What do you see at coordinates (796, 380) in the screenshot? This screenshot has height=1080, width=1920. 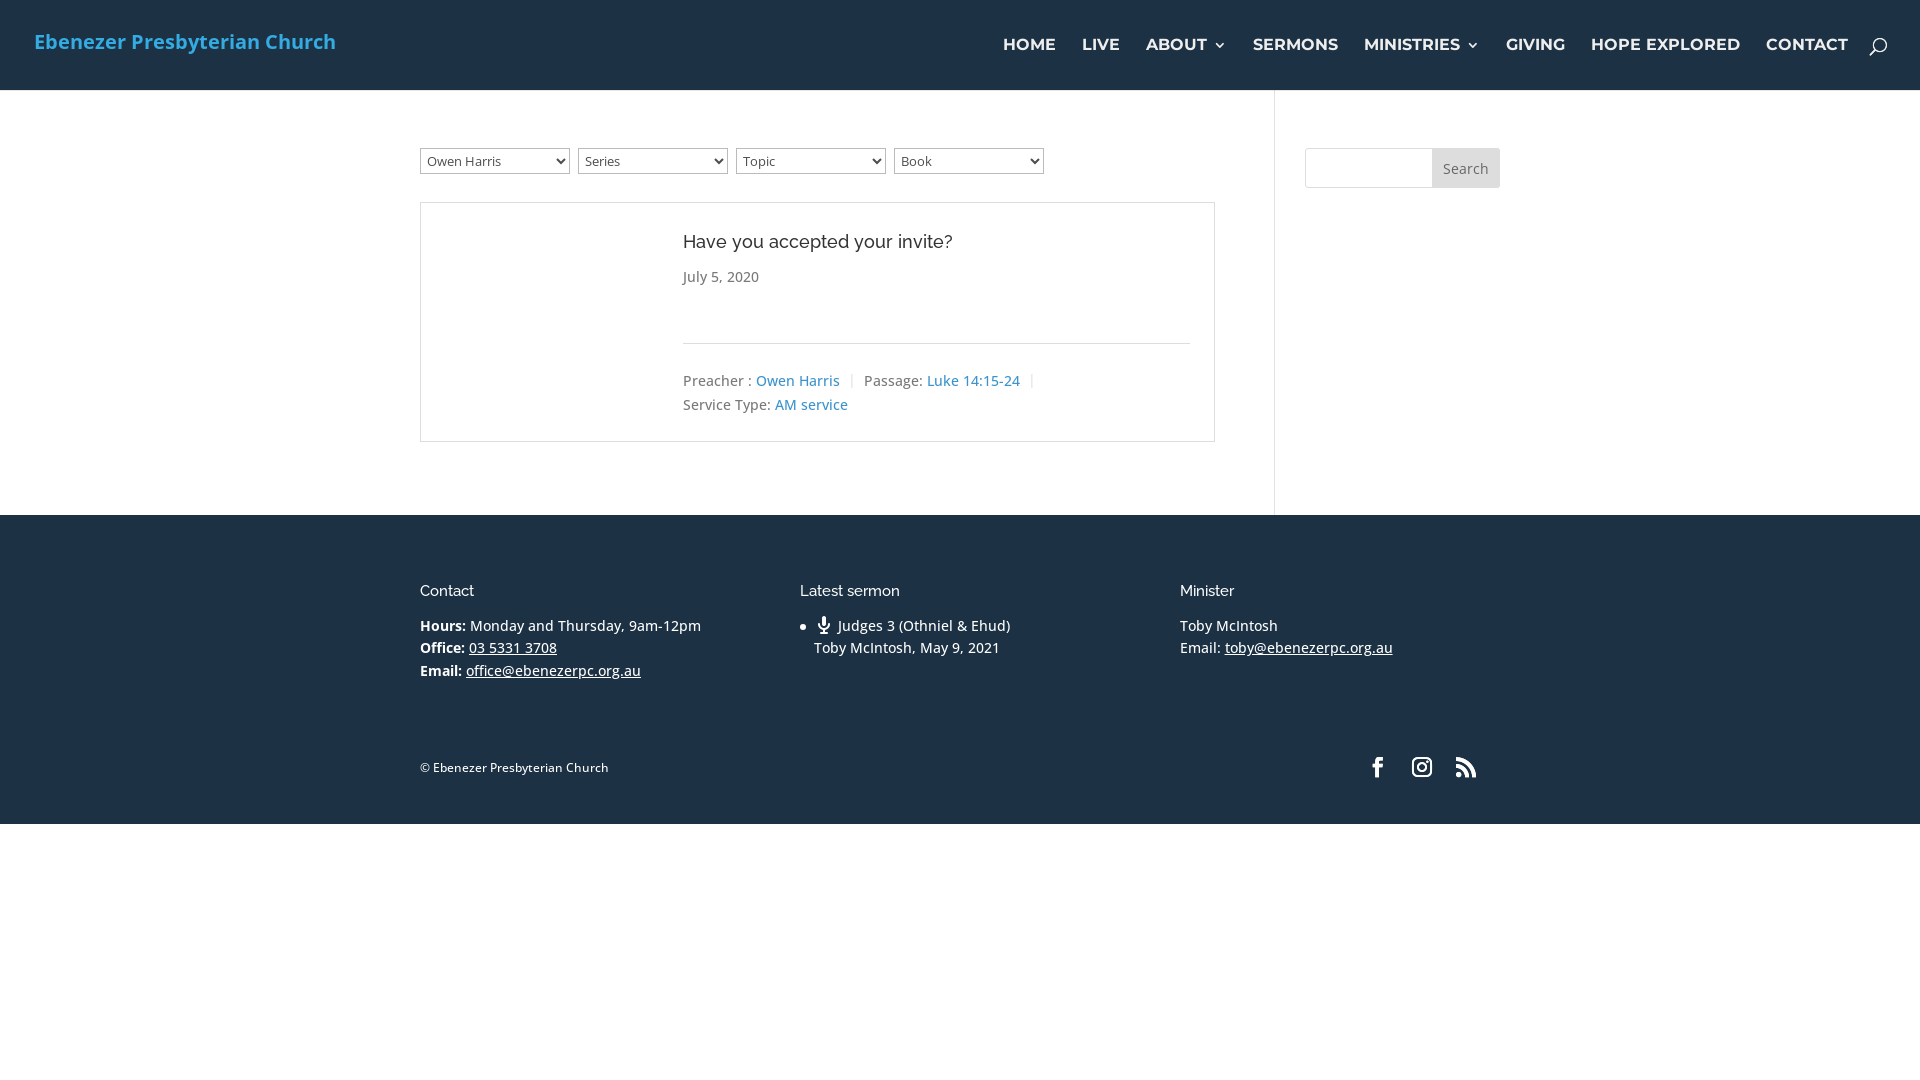 I see `'Owen Harris'` at bounding box center [796, 380].